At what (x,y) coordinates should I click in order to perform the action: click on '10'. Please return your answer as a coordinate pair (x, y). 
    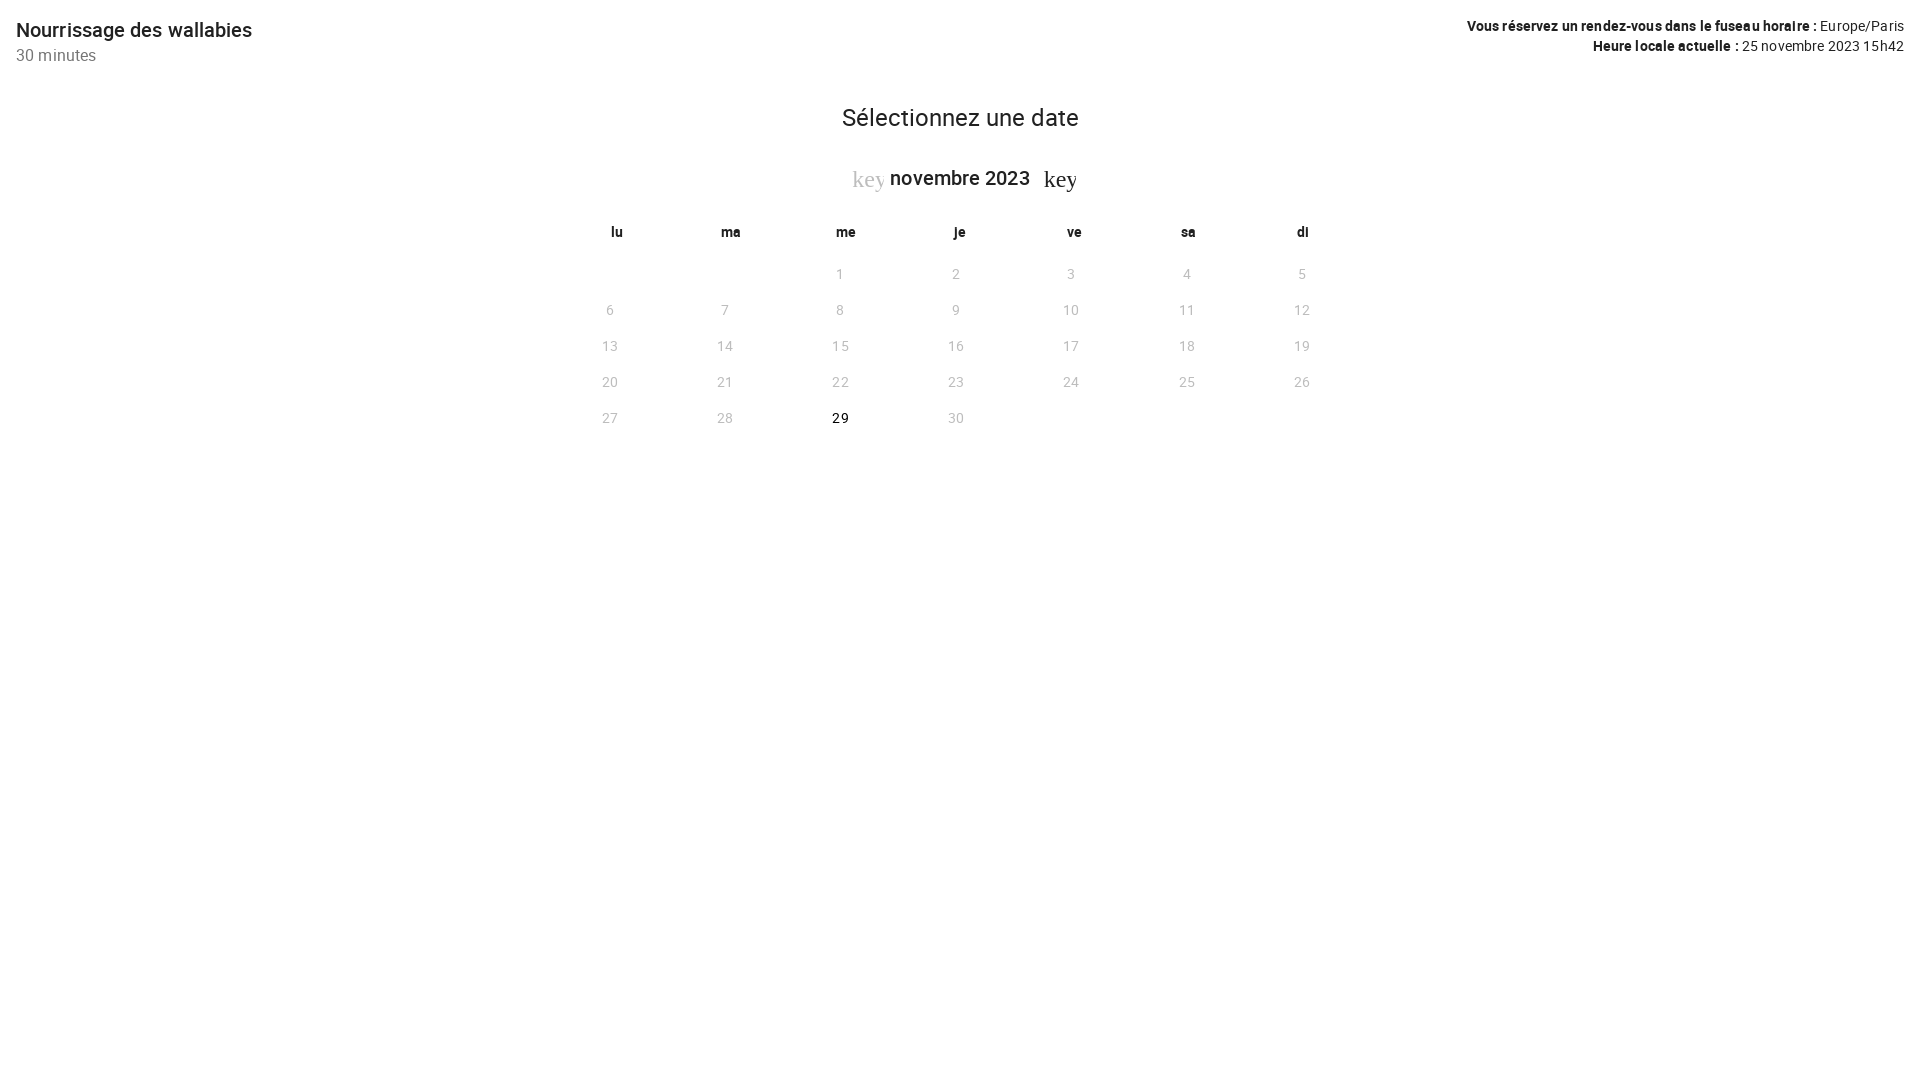
    Looking at the image, I should click on (1013, 309).